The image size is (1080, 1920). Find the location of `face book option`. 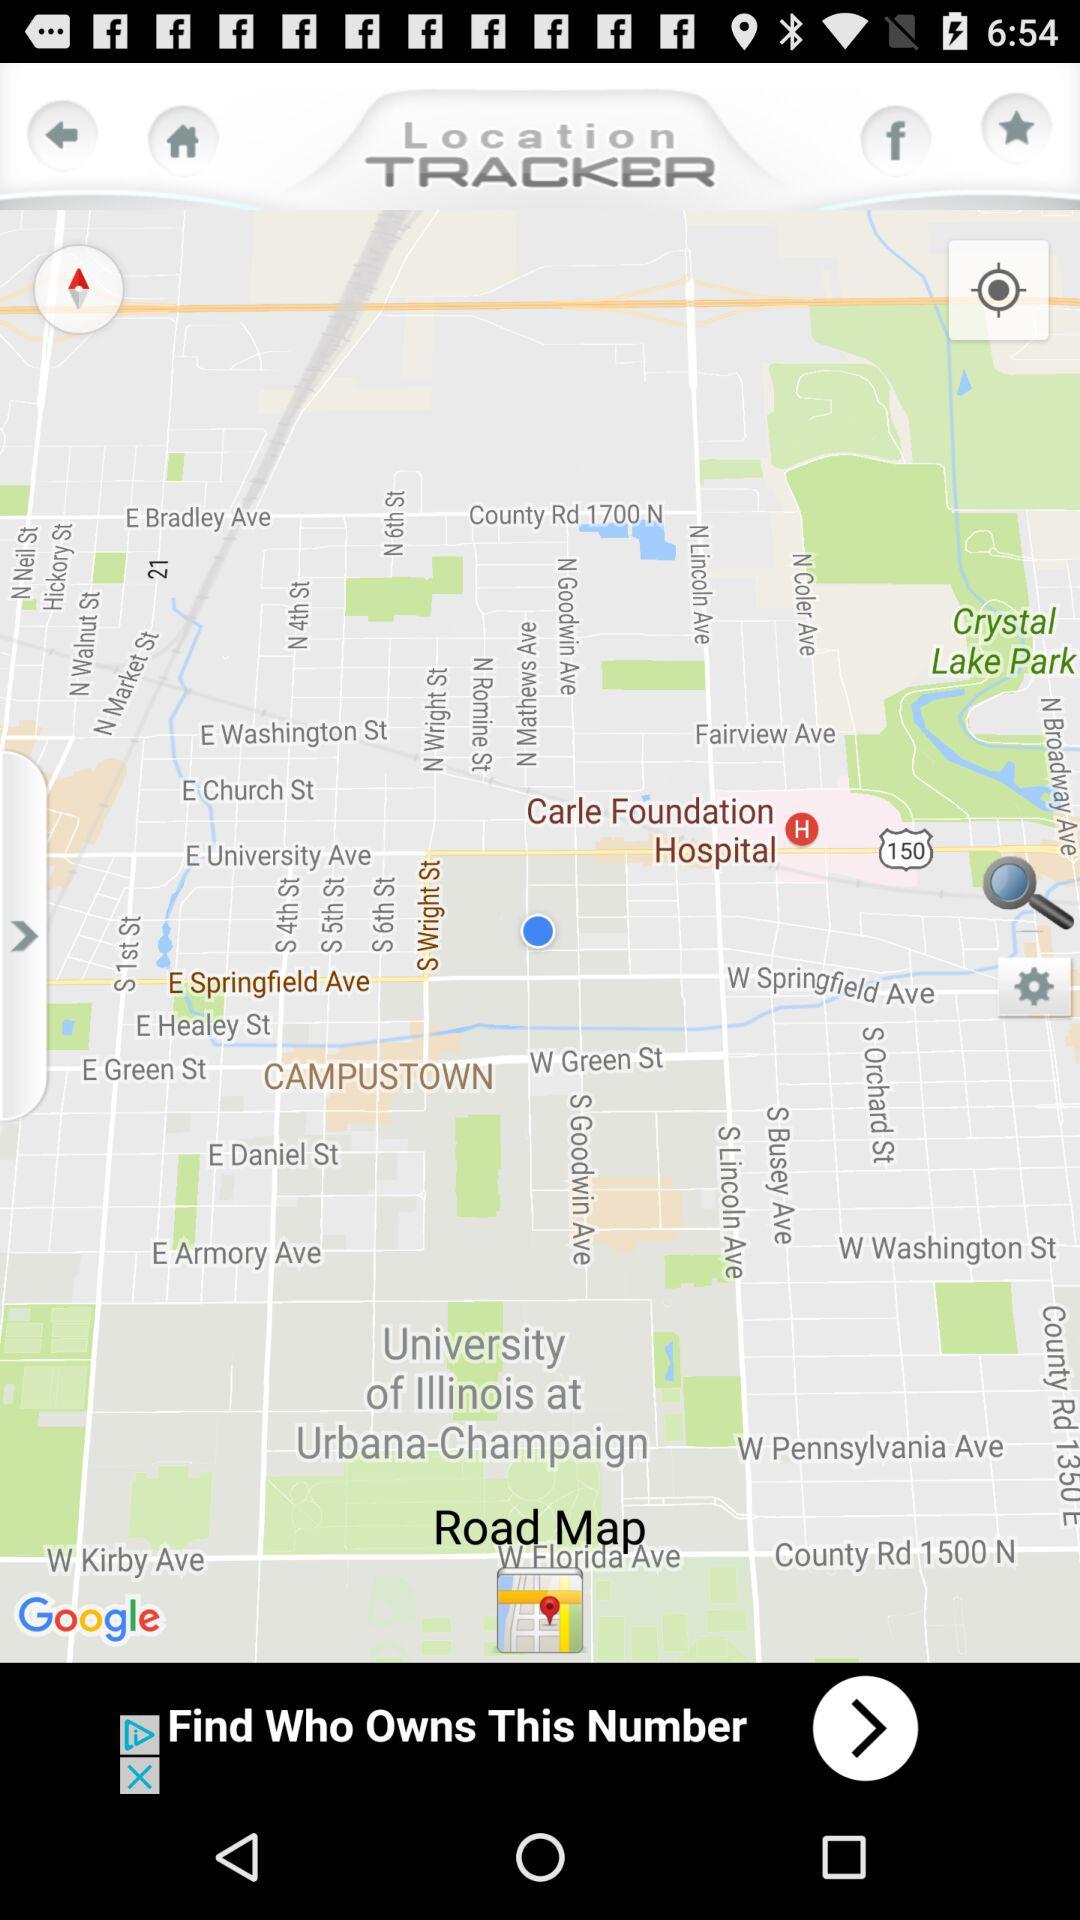

face book option is located at coordinates (895, 140).